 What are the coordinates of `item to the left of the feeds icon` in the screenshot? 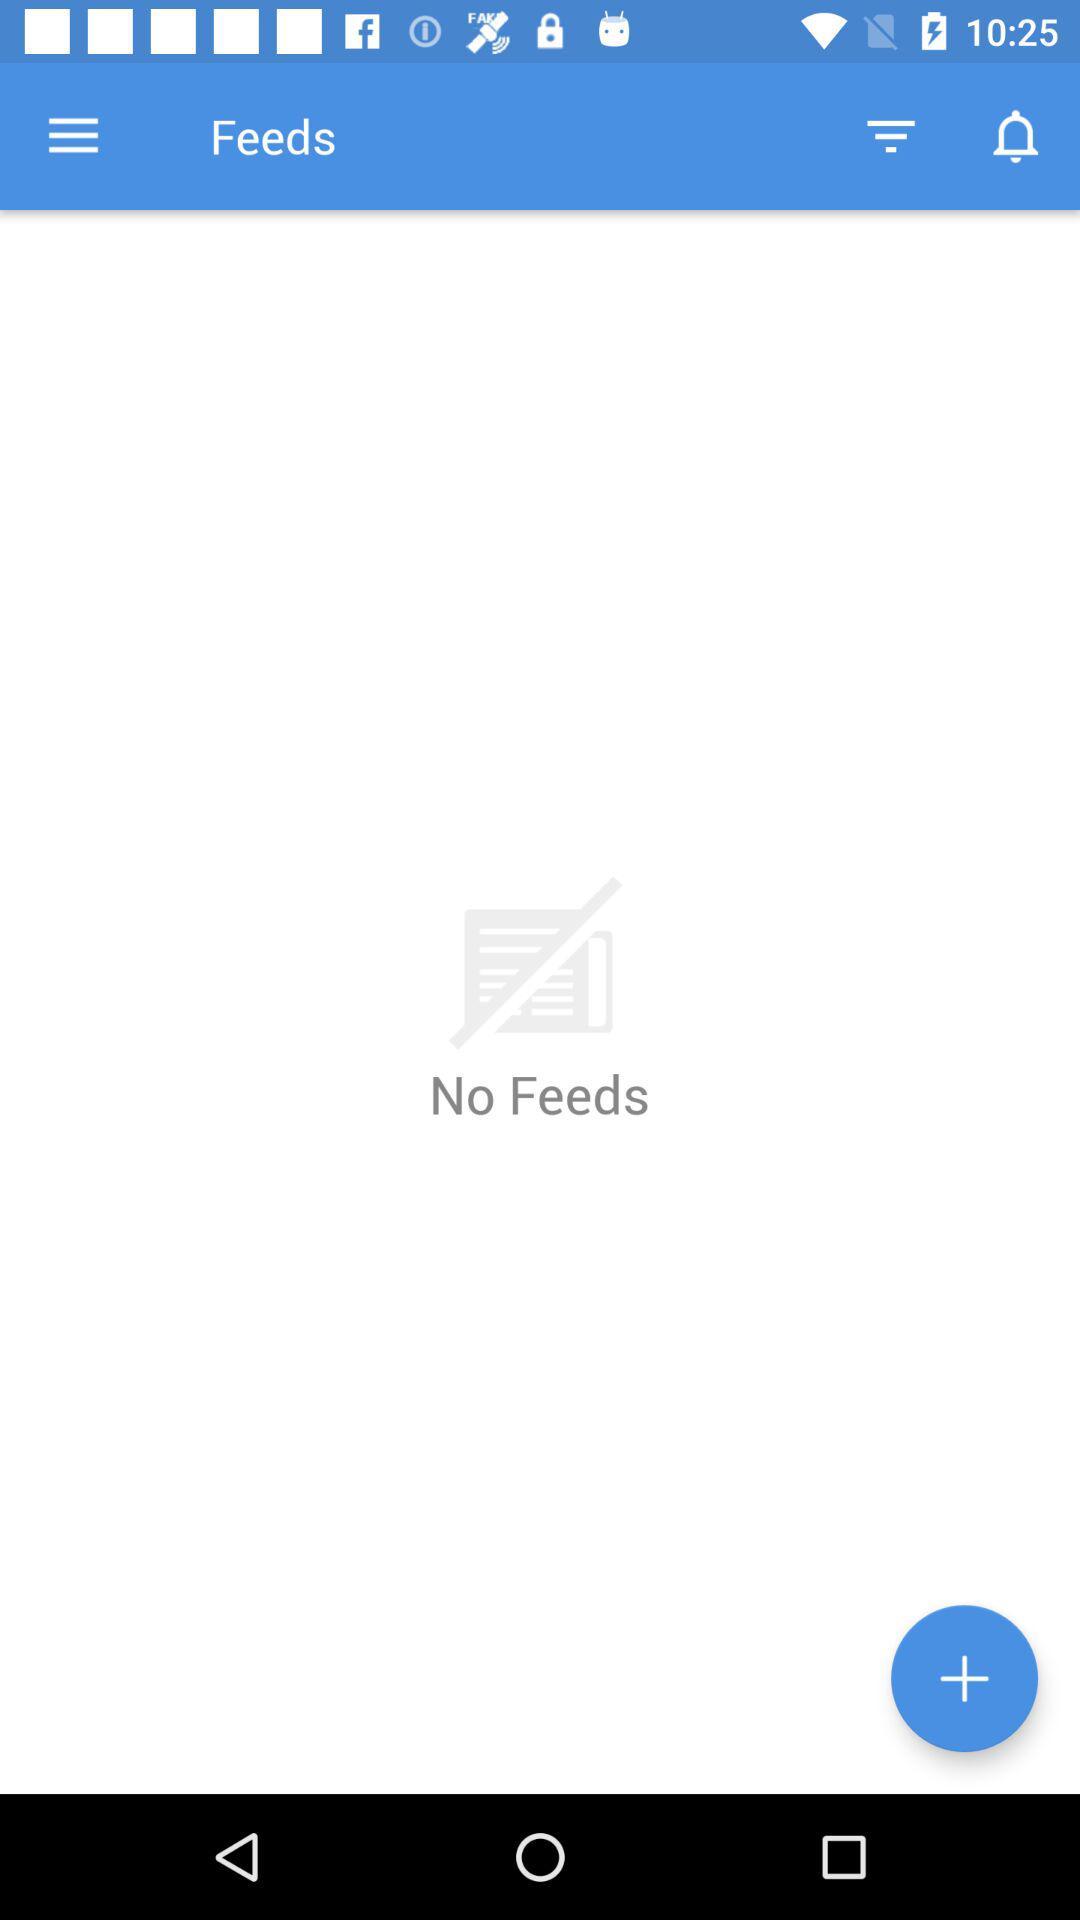 It's located at (72, 135).